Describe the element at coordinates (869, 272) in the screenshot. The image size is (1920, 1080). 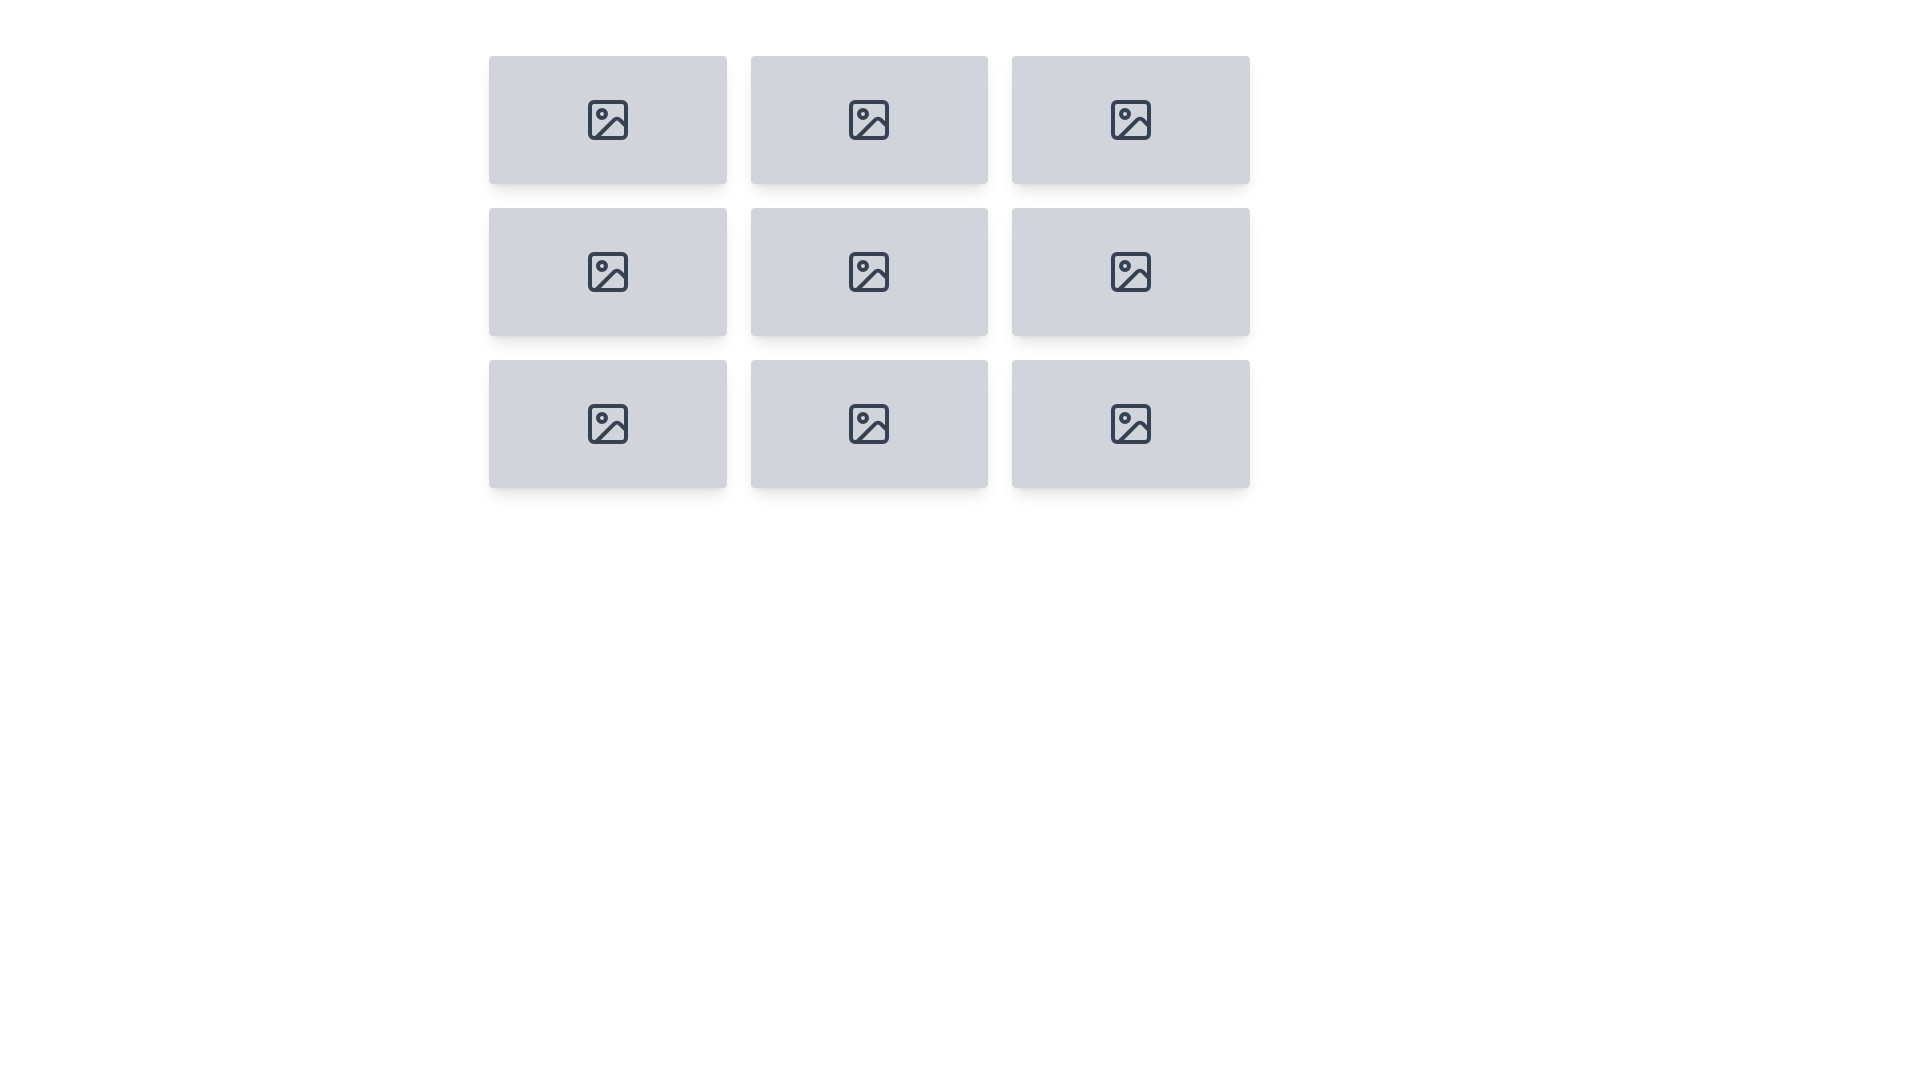
I see `the central grid item placeholder in the second row of the grid containing image placeholders with icons on a gray background` at that location.